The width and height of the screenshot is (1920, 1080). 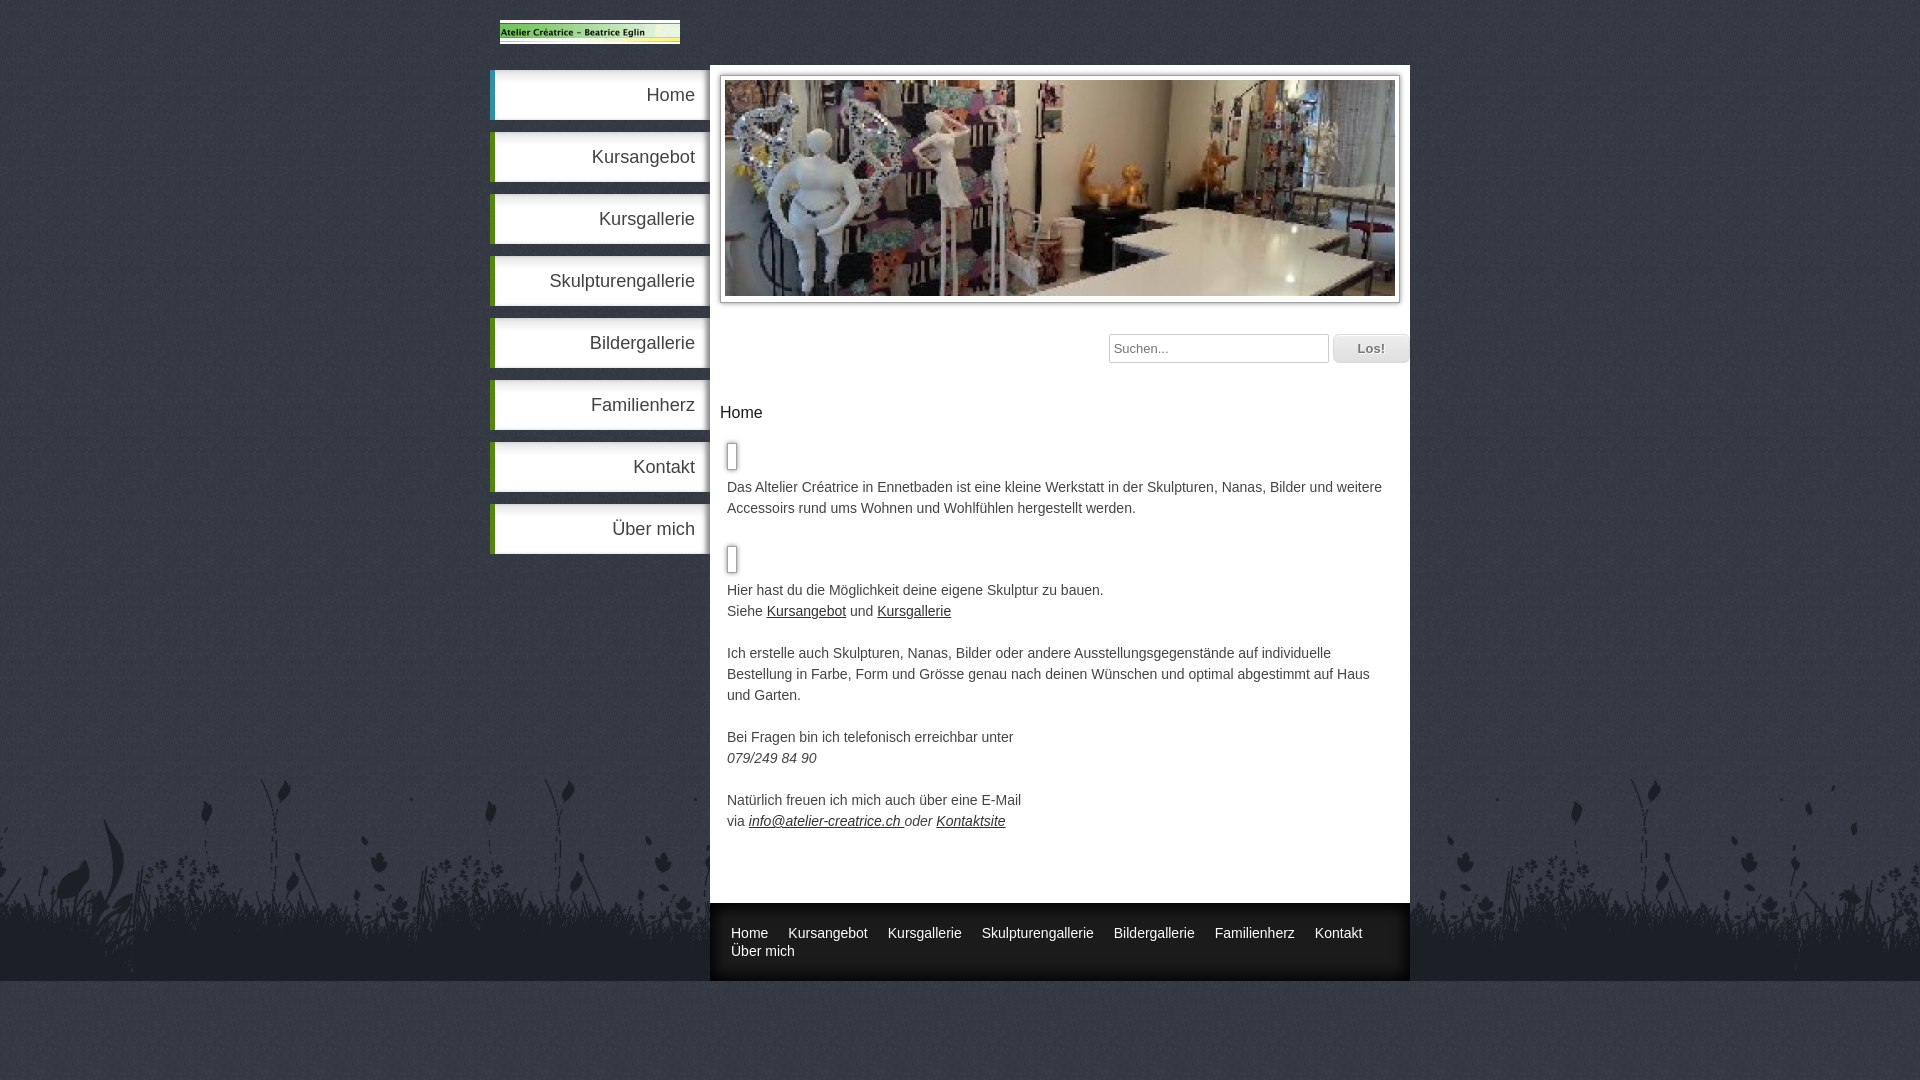 What do you see at coordinates (747, 821) in the screenshot?
I see `'info@atelier-creatrice.ch'` at bounding box center [747, 821].